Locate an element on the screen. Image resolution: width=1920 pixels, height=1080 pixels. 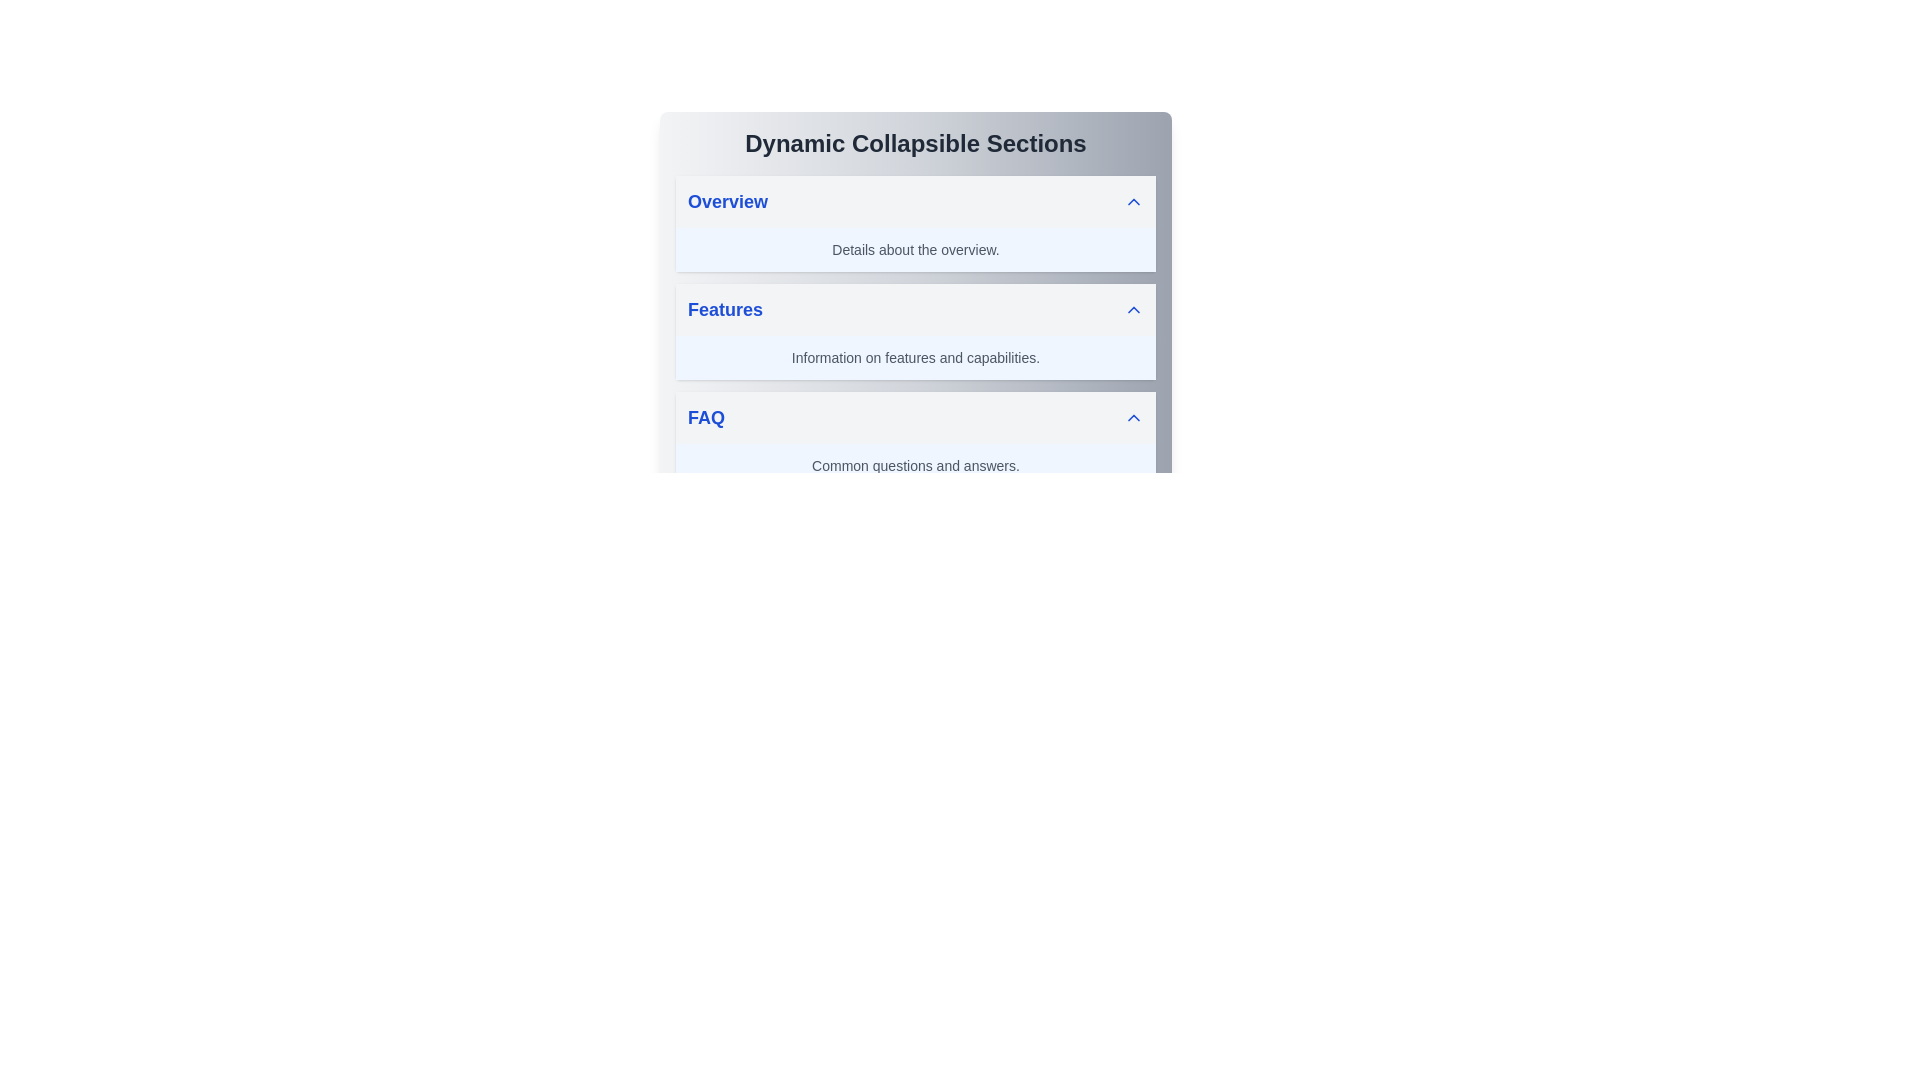
the text label displaying 'Details about the overview.' which is located below the 'Overview' section header is located at coordinates (915, 249).